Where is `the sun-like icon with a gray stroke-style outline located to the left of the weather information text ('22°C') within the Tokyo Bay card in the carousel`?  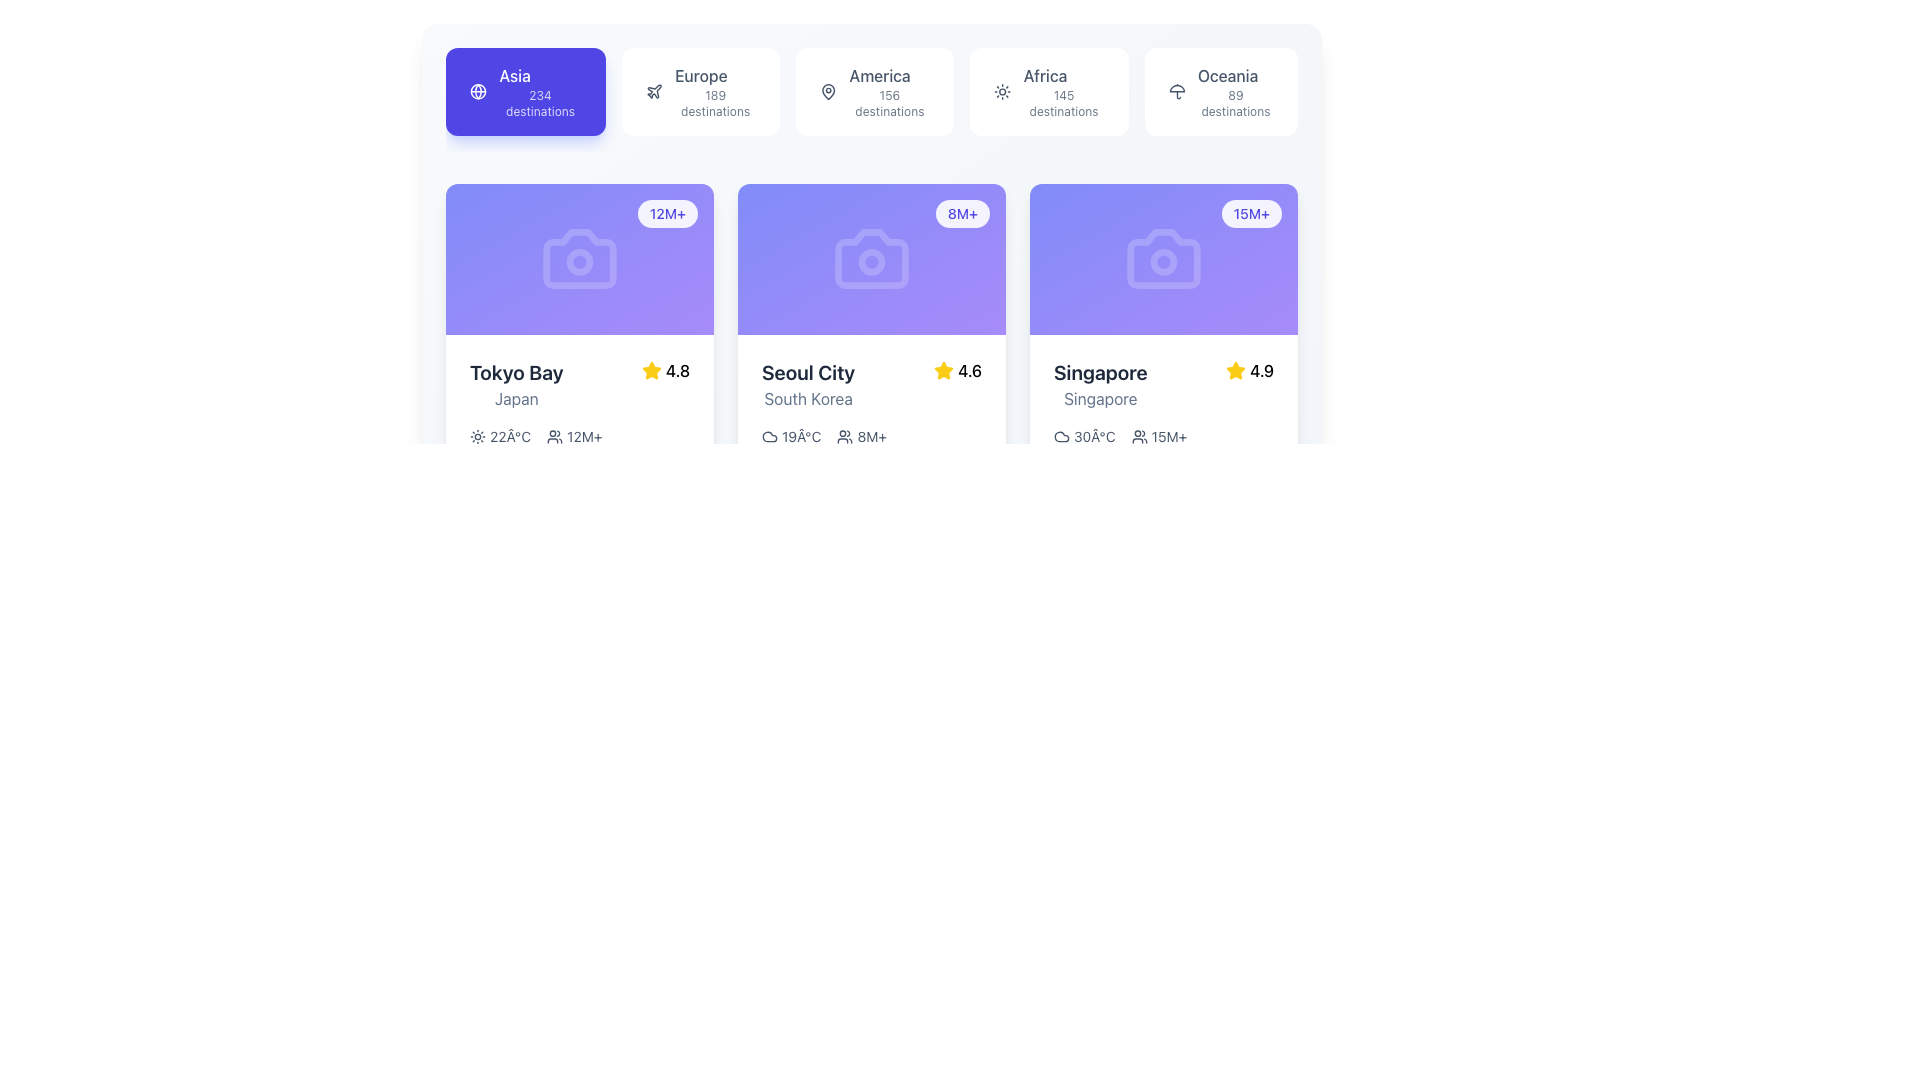
the sun-like icon with a gray stroke-style outline located to the left of the weather information text ('22°C') within the Tokyo Bay card in the carousel is located at coordinates (477, 435).